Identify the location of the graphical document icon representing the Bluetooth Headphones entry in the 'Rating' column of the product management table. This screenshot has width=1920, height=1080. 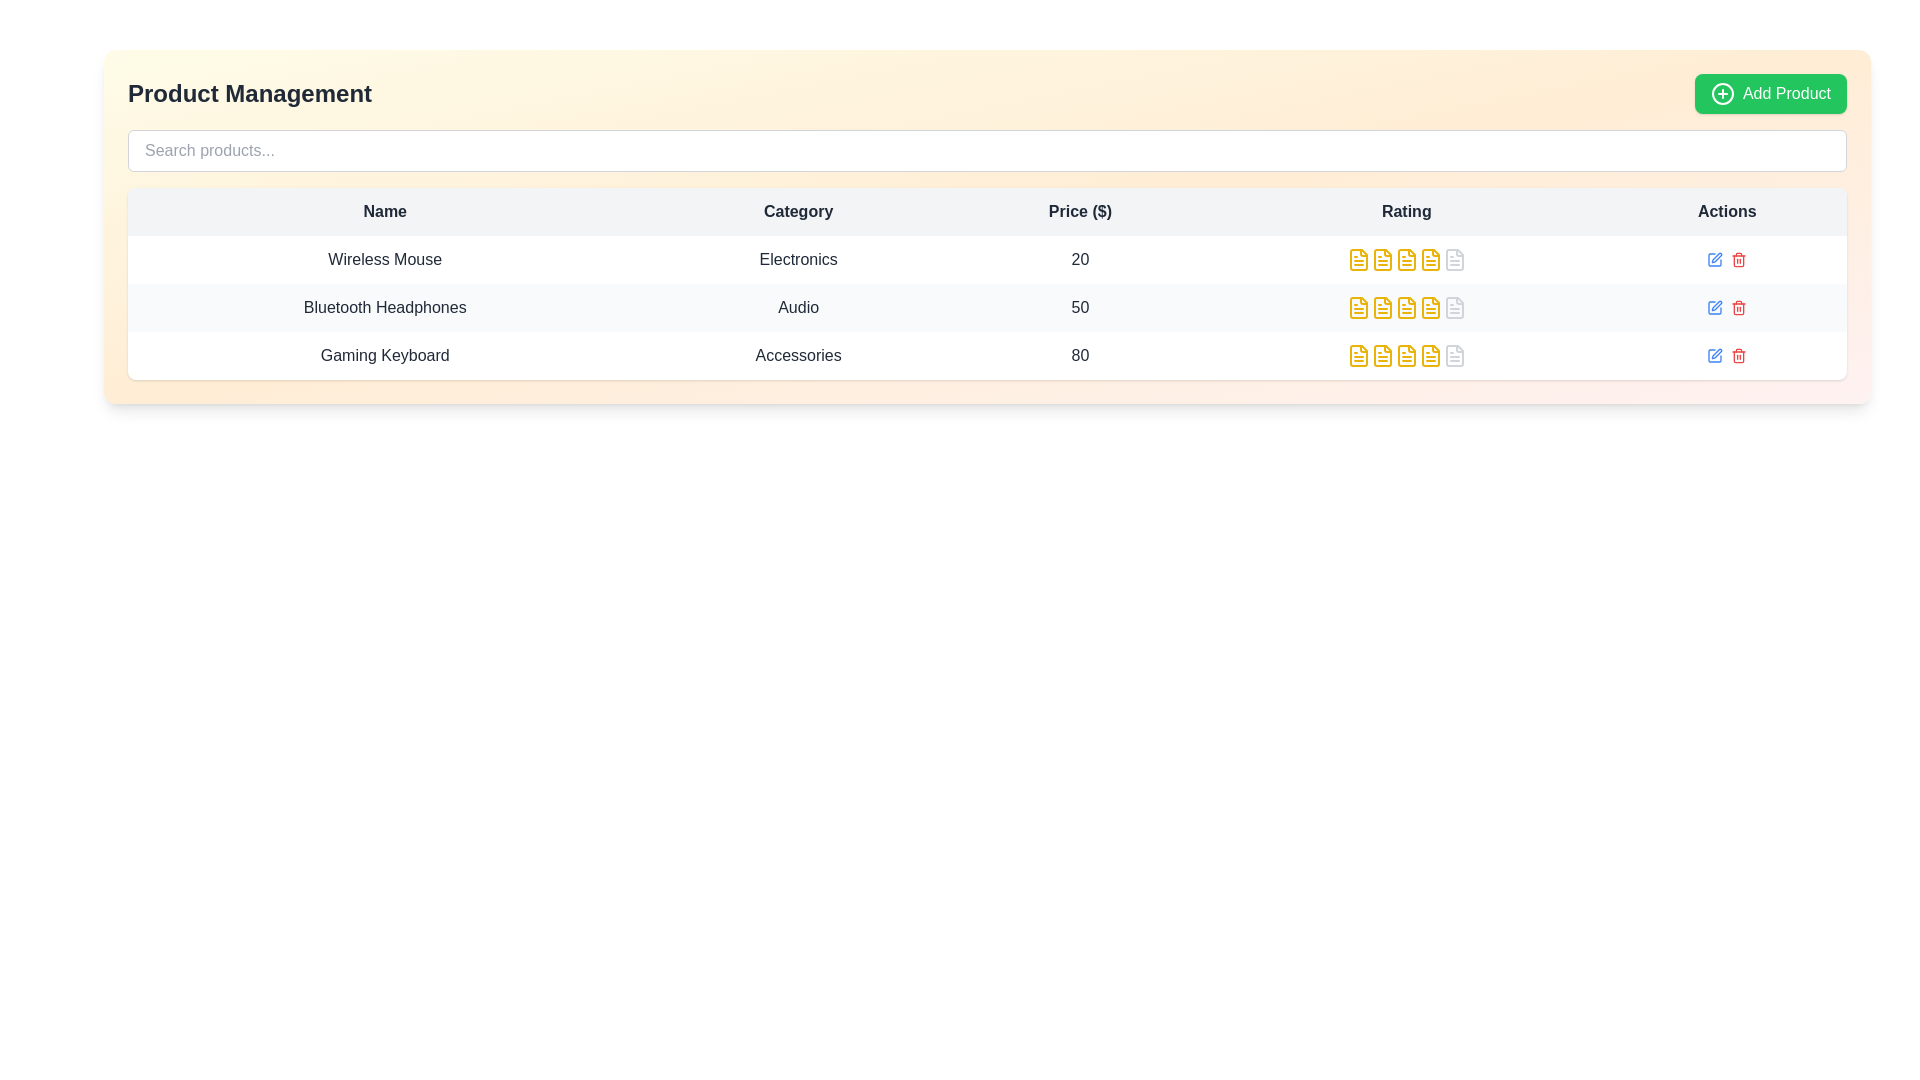
(1405, 308).